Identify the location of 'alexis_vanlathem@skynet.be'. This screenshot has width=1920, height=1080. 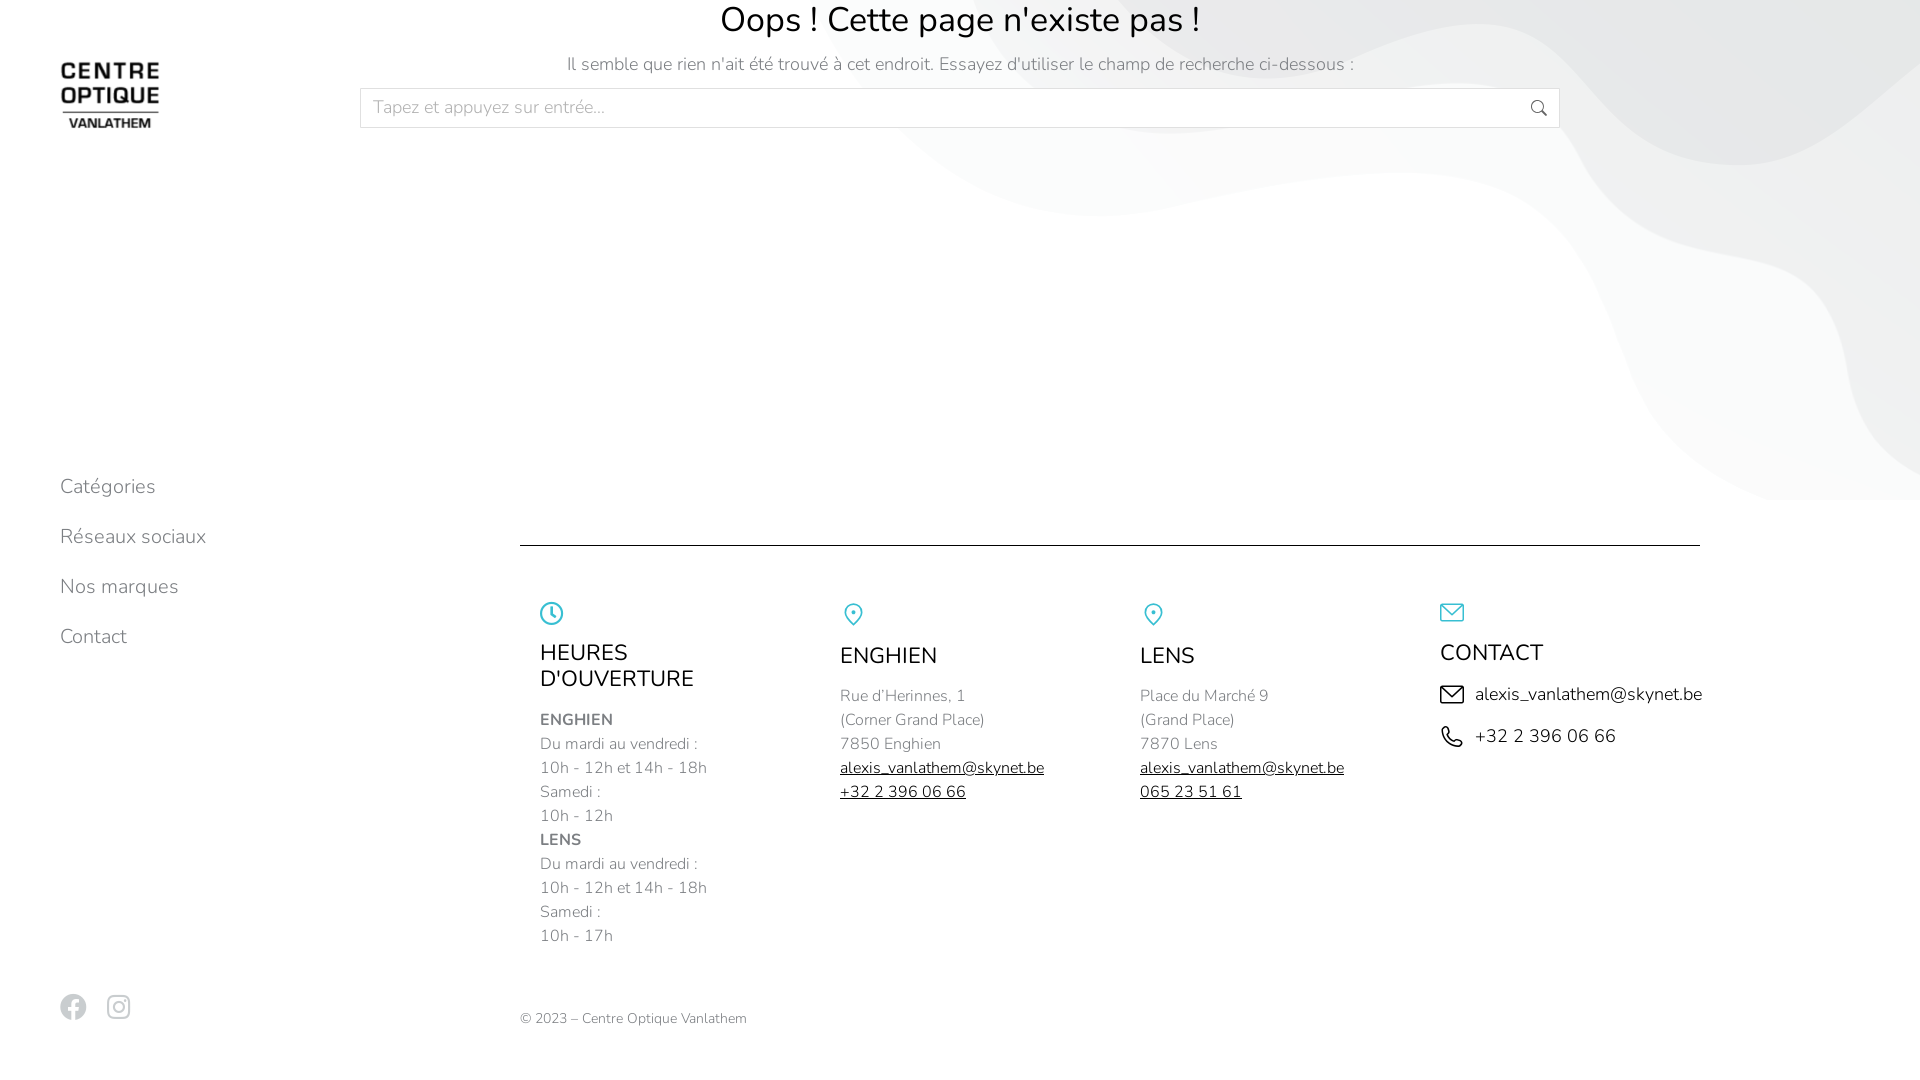
(1241, 766).